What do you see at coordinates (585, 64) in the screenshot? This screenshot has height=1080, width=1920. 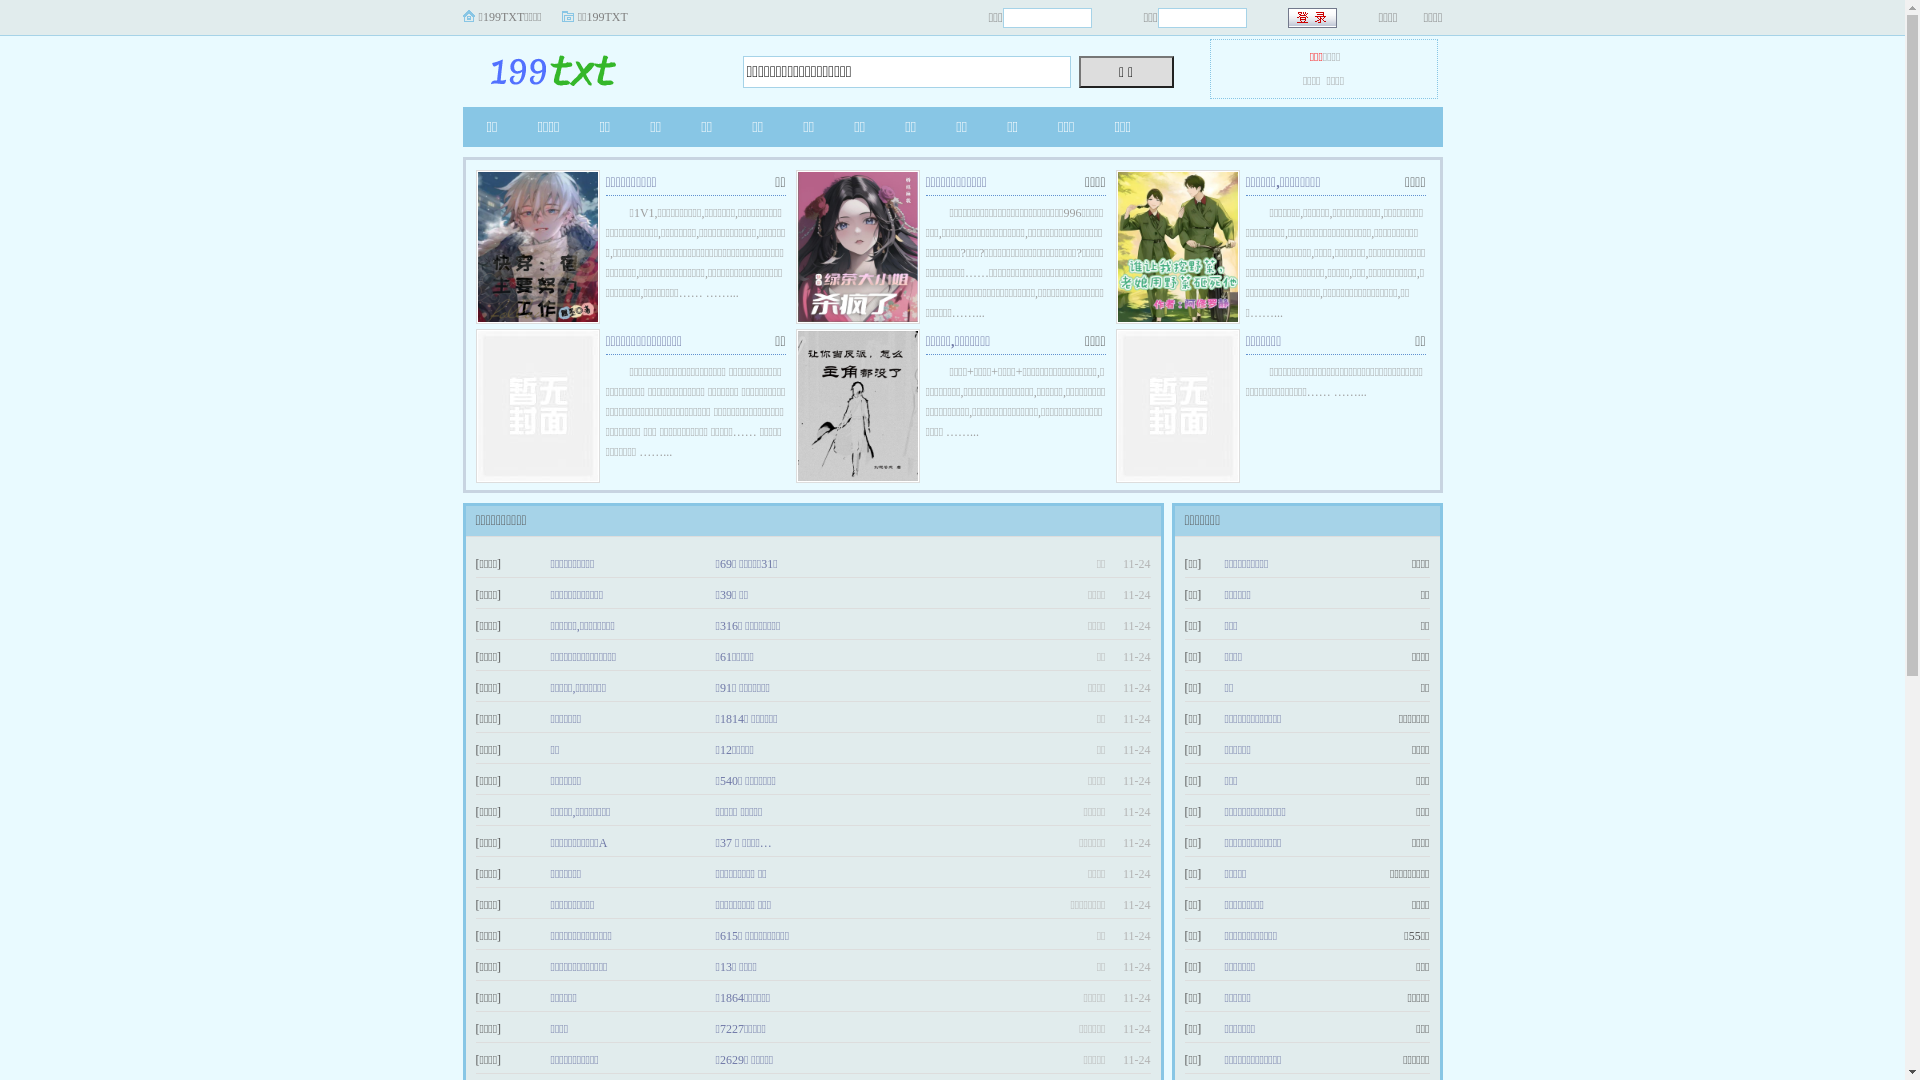 I see `'199TXT'` at bounding box center [585, 64].